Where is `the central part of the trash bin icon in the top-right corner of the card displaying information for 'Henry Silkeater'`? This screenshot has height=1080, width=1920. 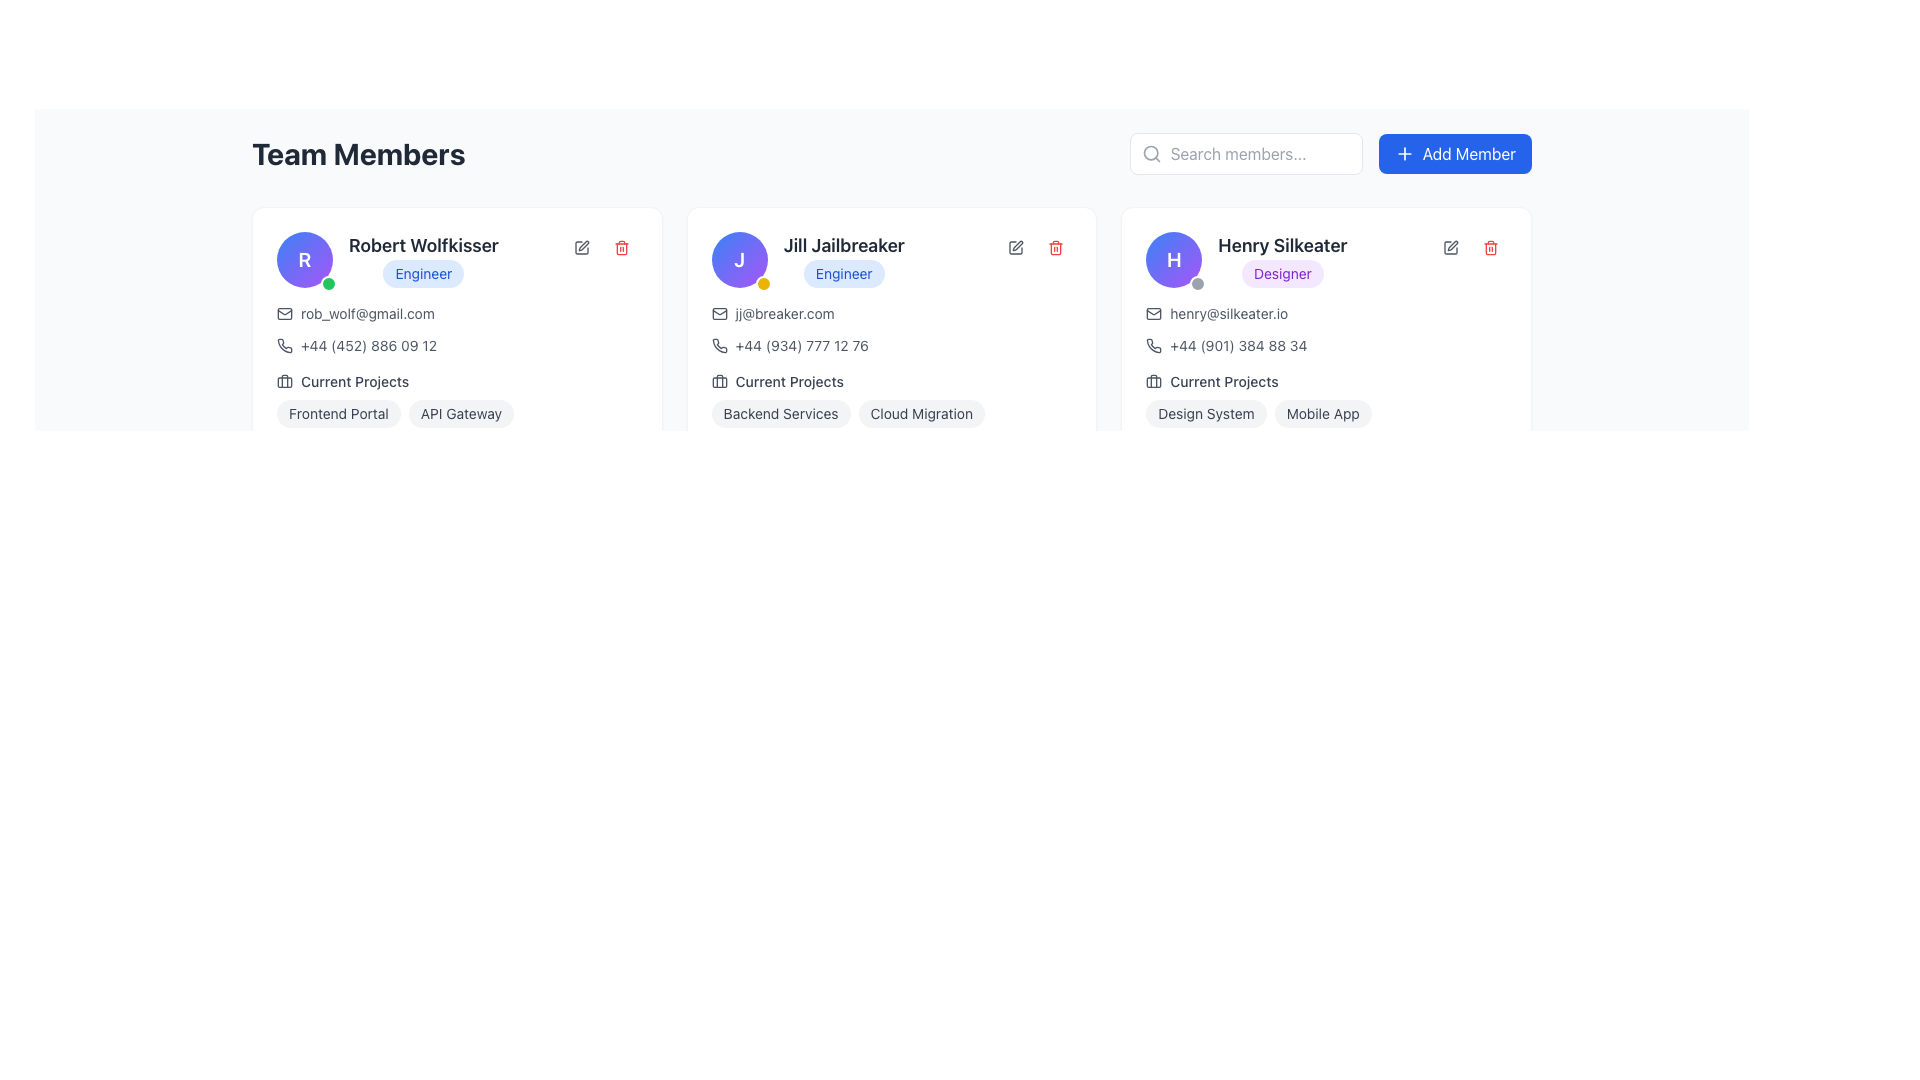
the central part of the trash bin icon in the top-right corner of the card displaying information for 'Henry Silkeater' is located at coordinates (1491, 248).